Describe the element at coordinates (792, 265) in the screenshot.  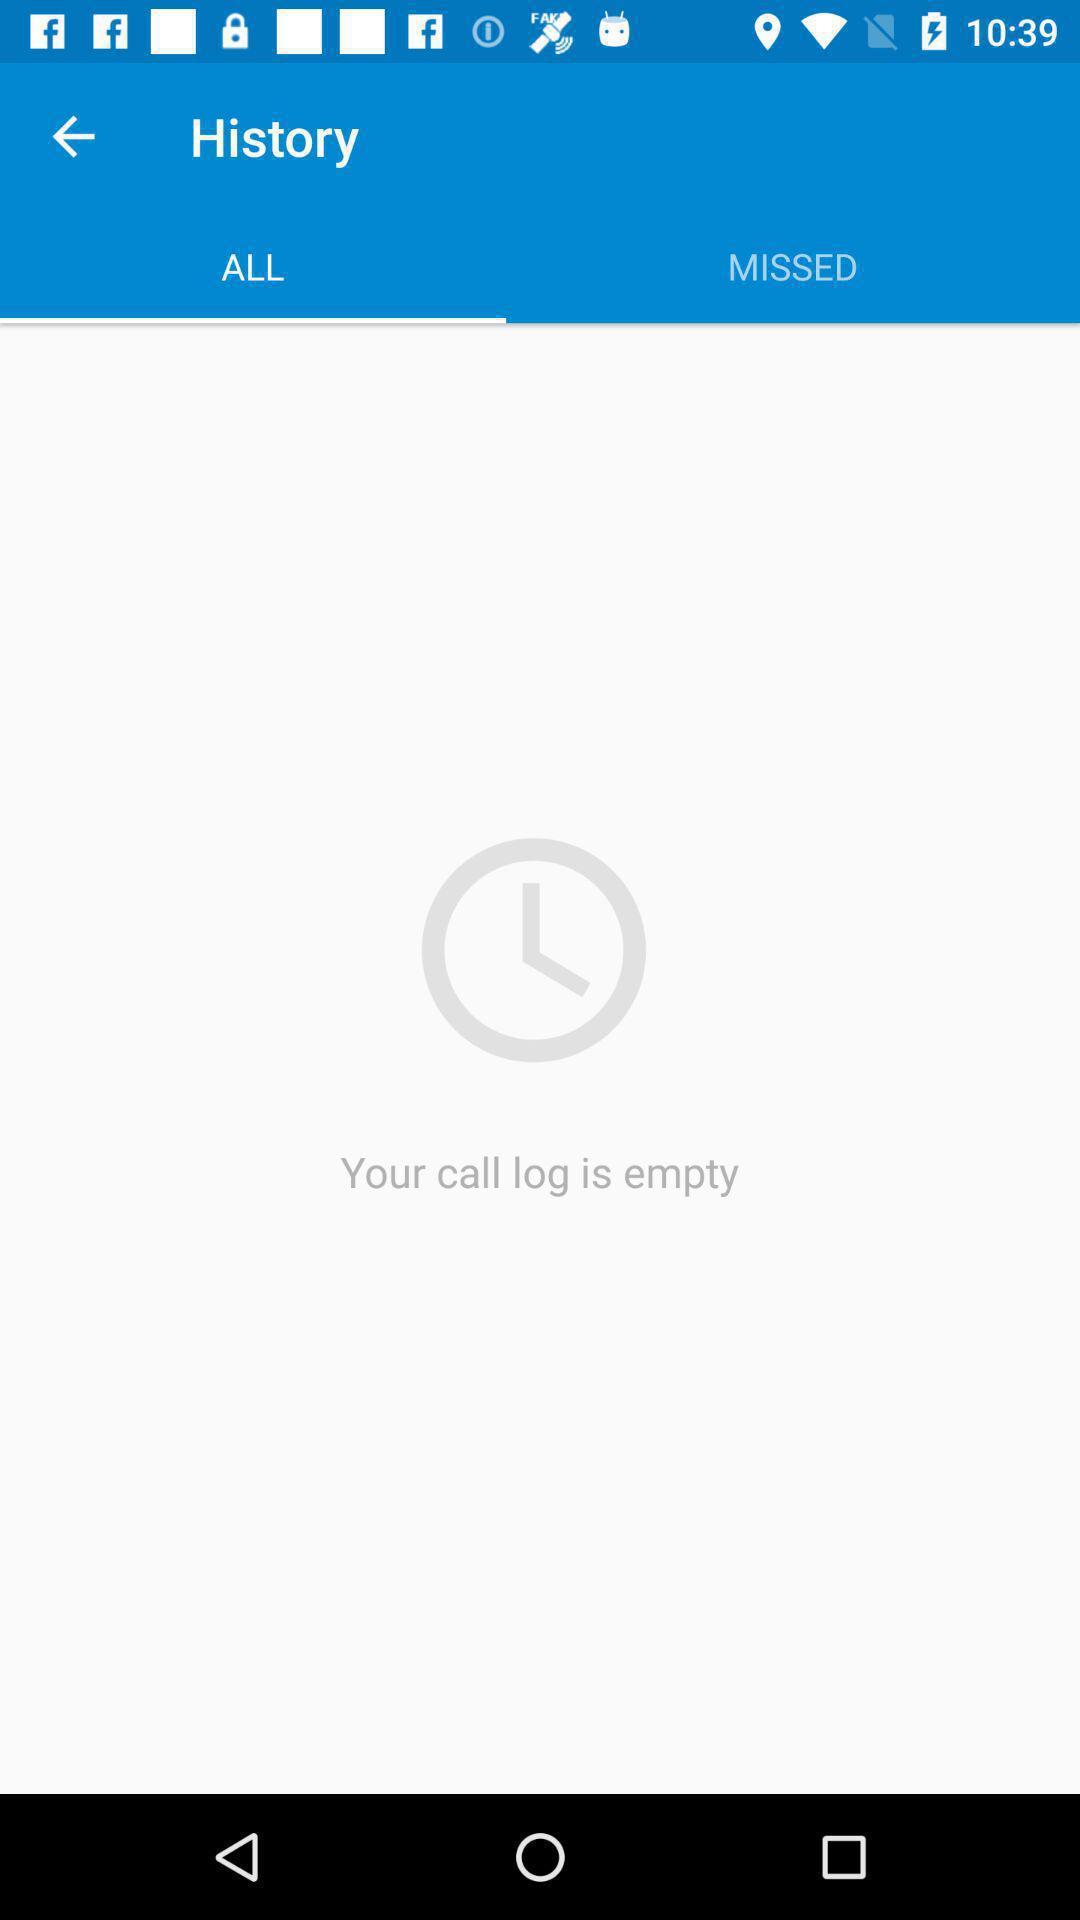
I see `icon to the right of all icon` at that location.